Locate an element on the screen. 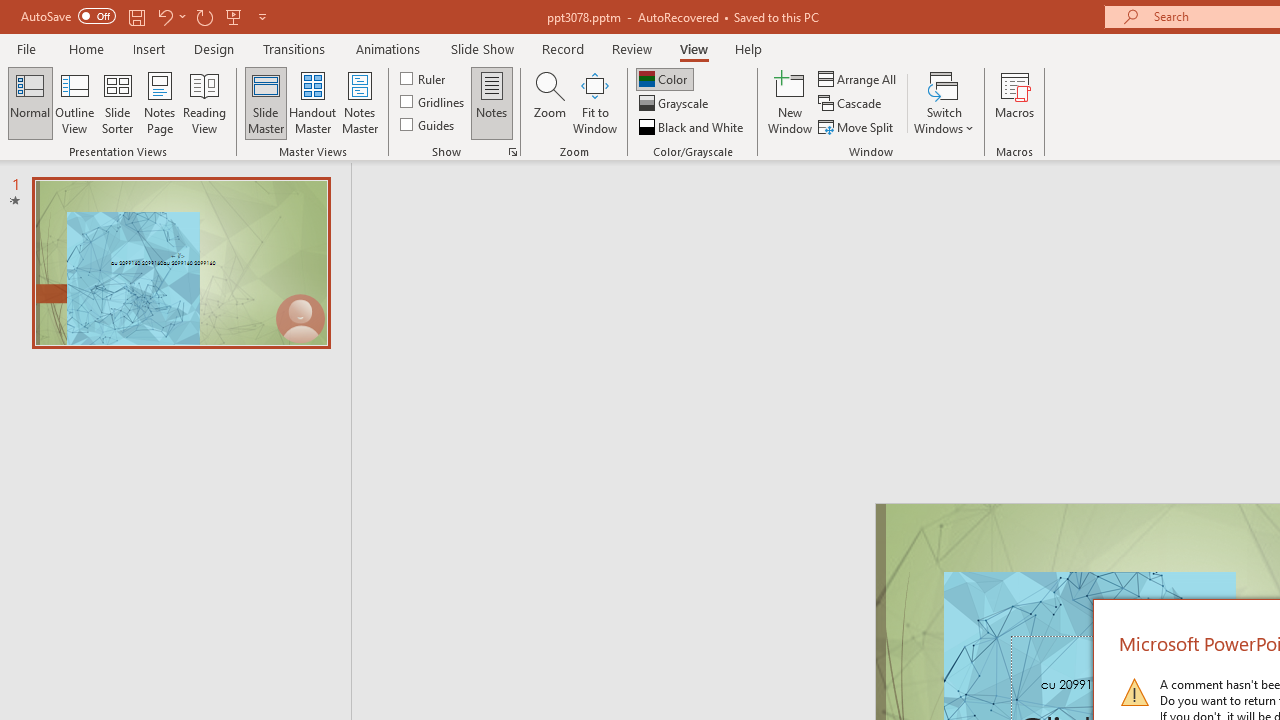 The image size is (1280, 720). 'Gridlines' is located at coordinates (432, 101).